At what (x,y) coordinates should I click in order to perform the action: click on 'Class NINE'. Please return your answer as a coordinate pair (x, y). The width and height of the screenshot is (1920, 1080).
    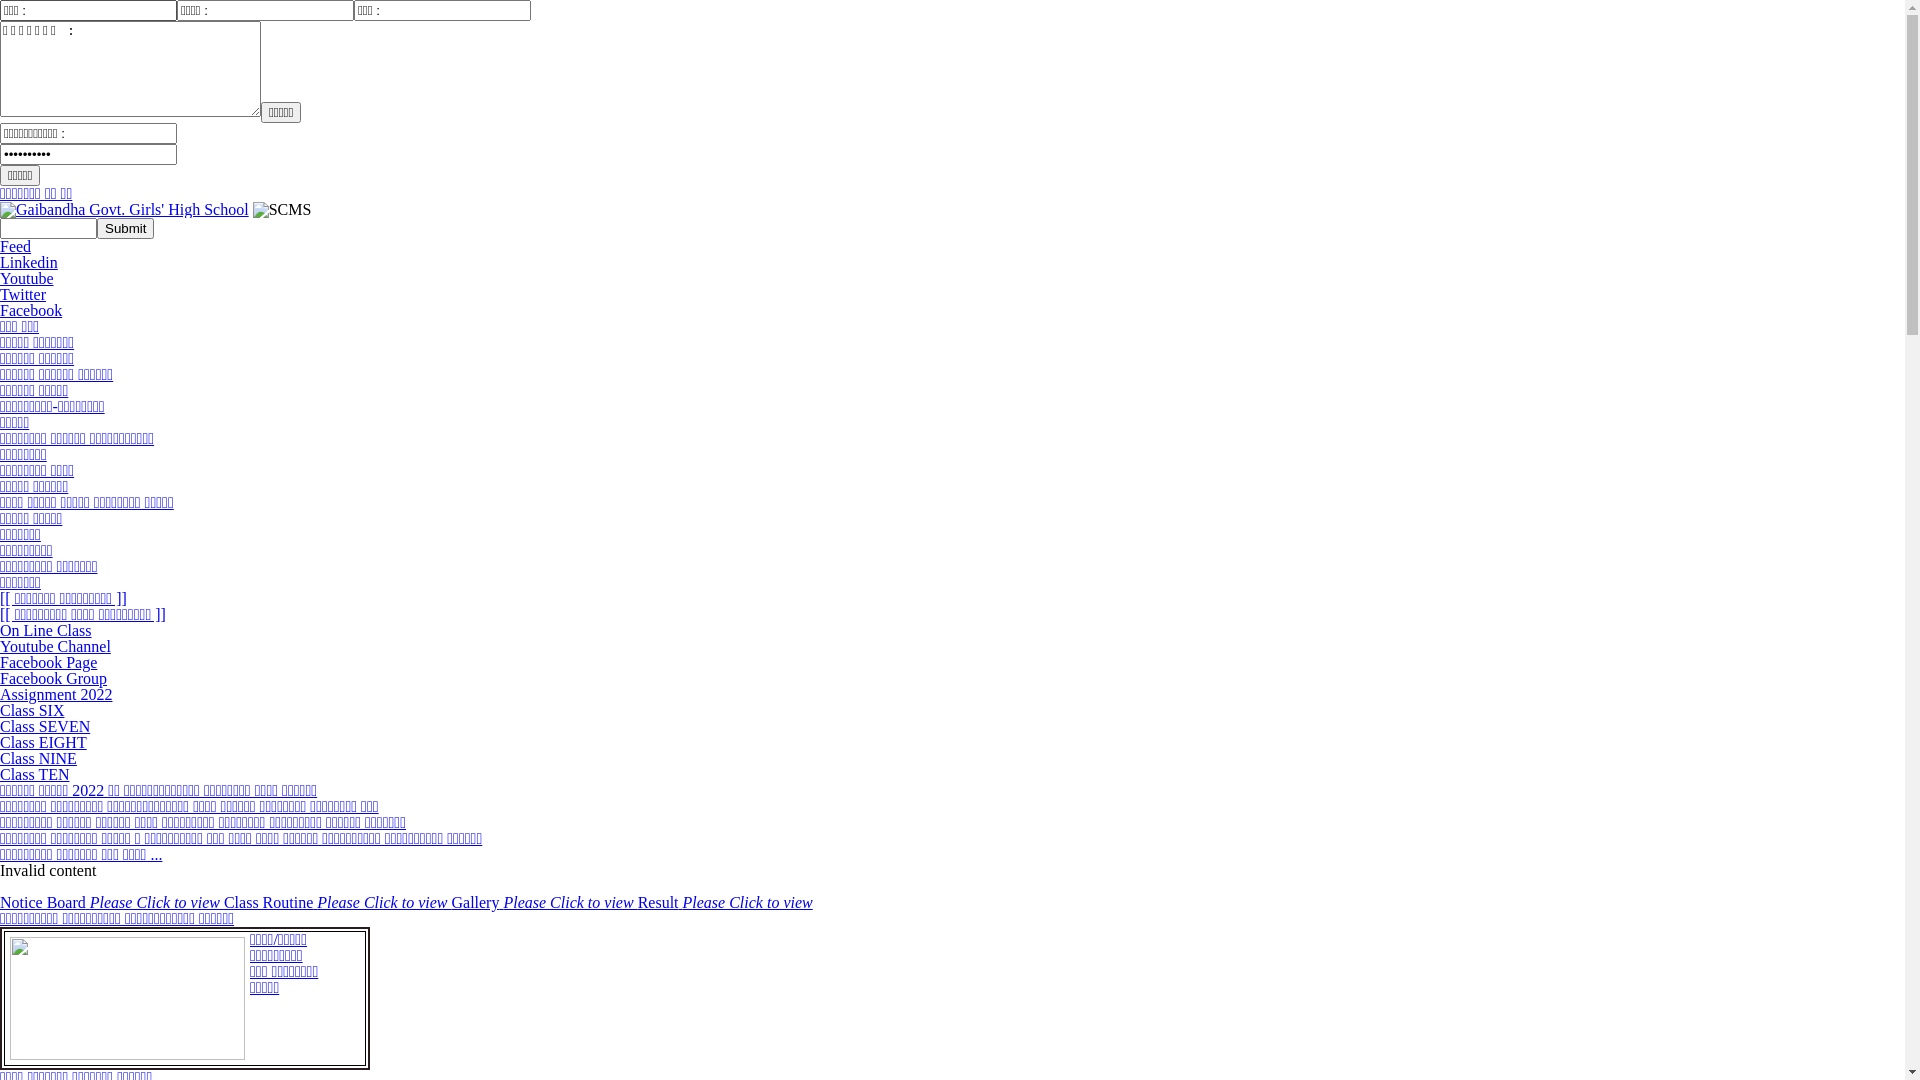
    Looking at the image, I should click on (0, 758).